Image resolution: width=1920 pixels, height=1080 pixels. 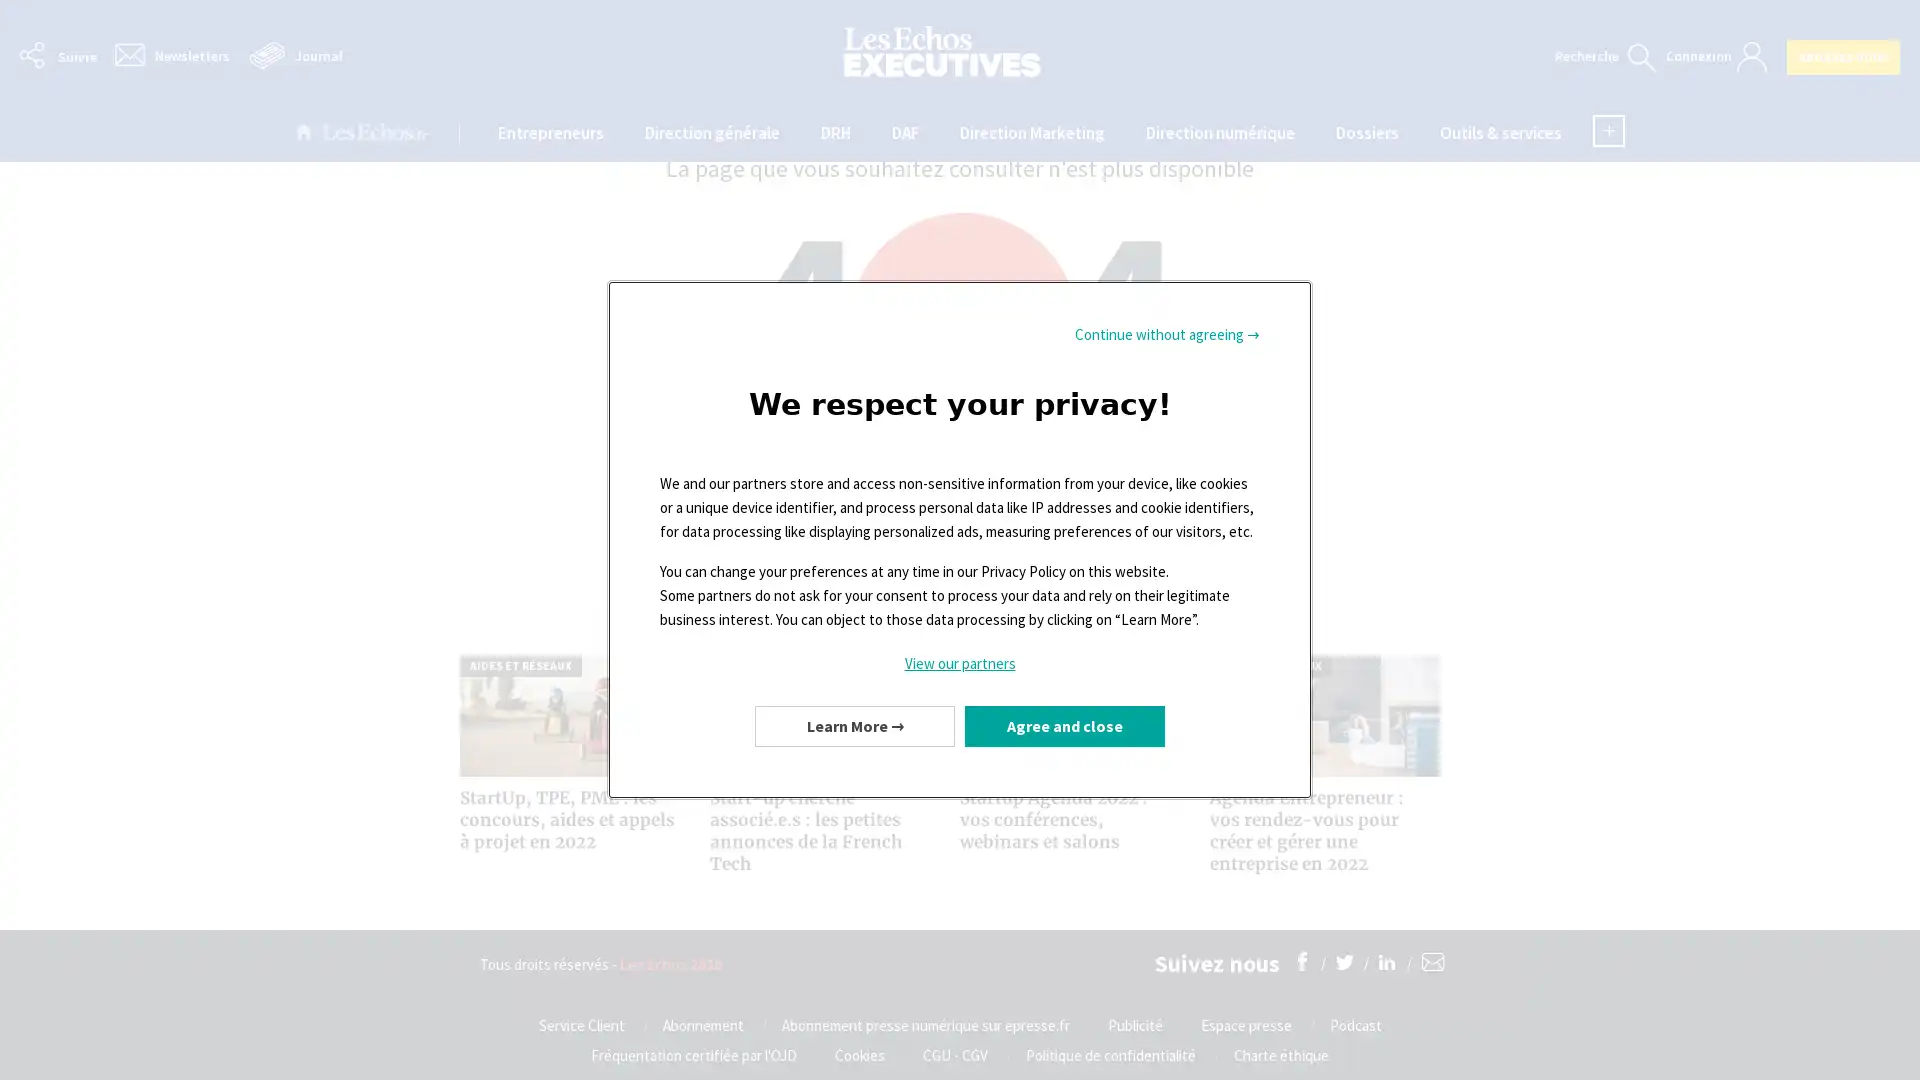 I want to click on Configure your consents, so click(x=854, y=725).